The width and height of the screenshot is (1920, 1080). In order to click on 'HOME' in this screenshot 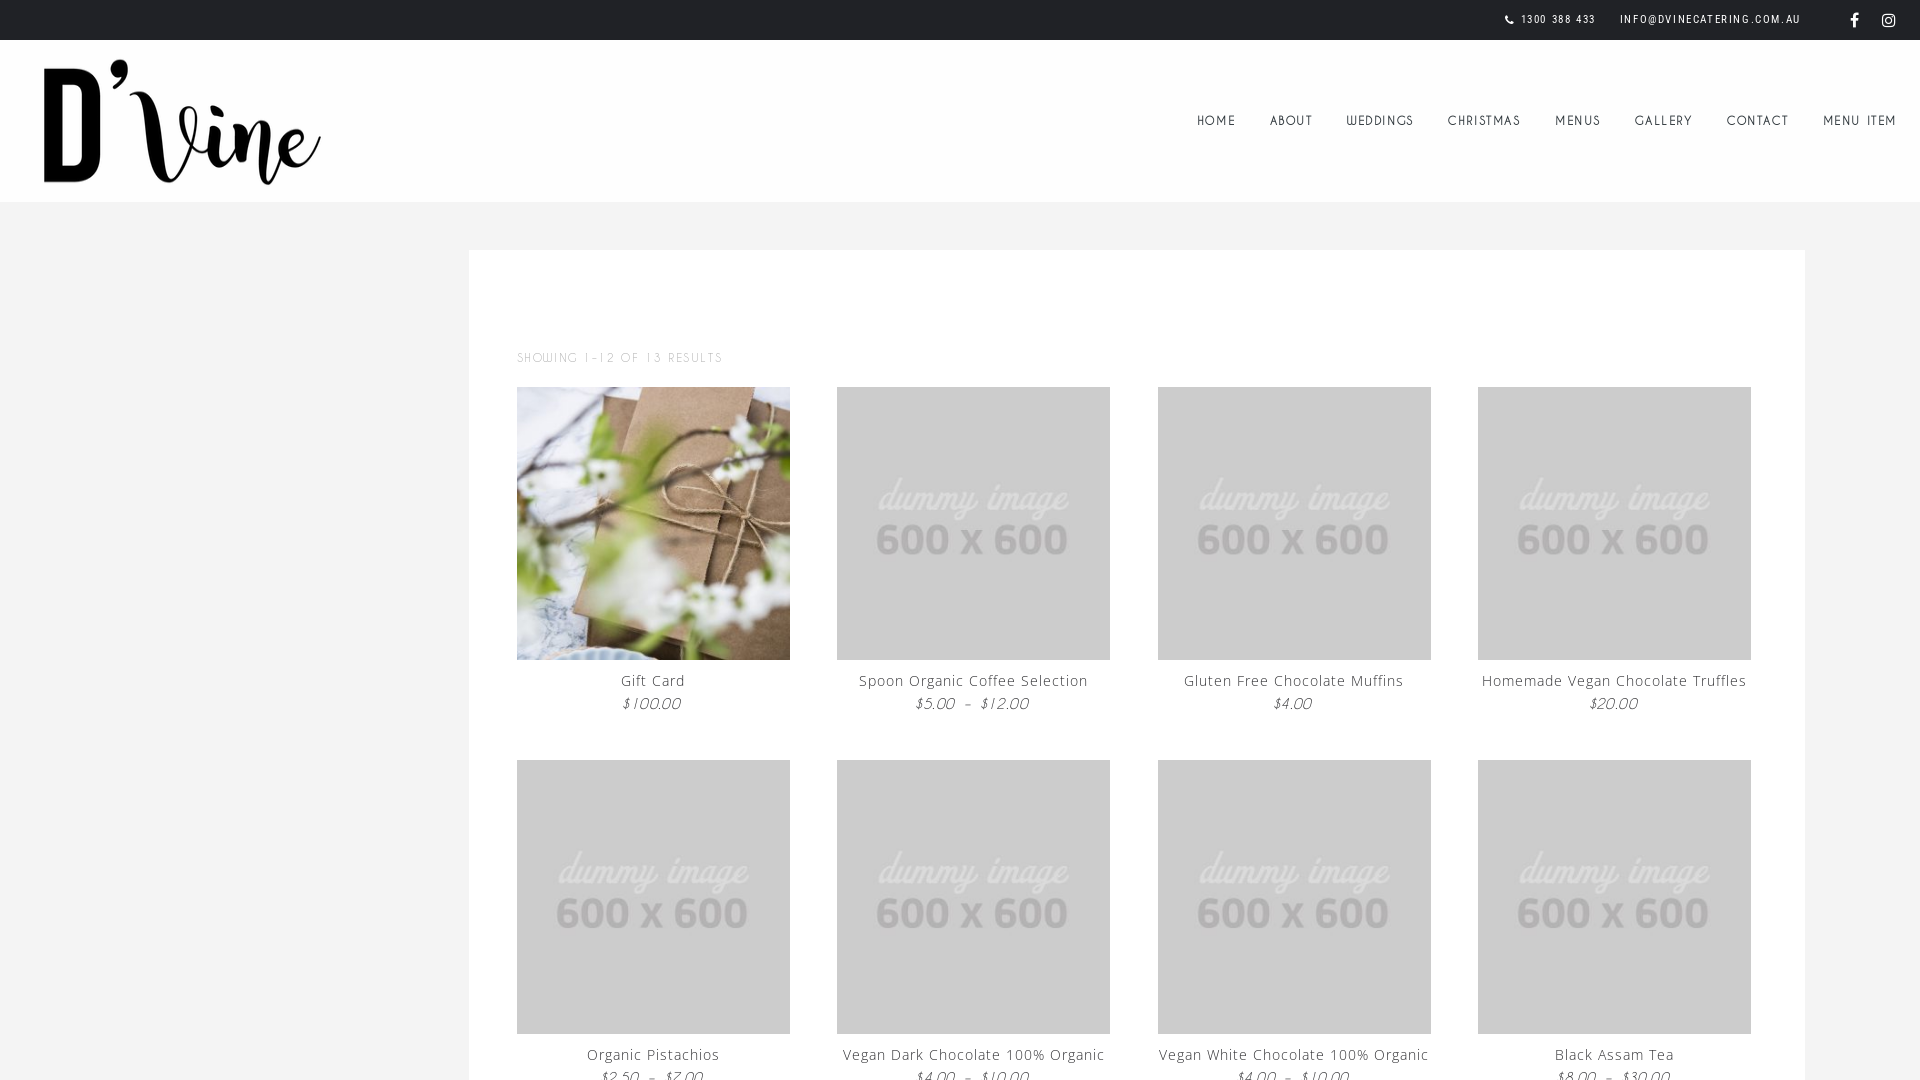, I will do `click(1214, 119)`.